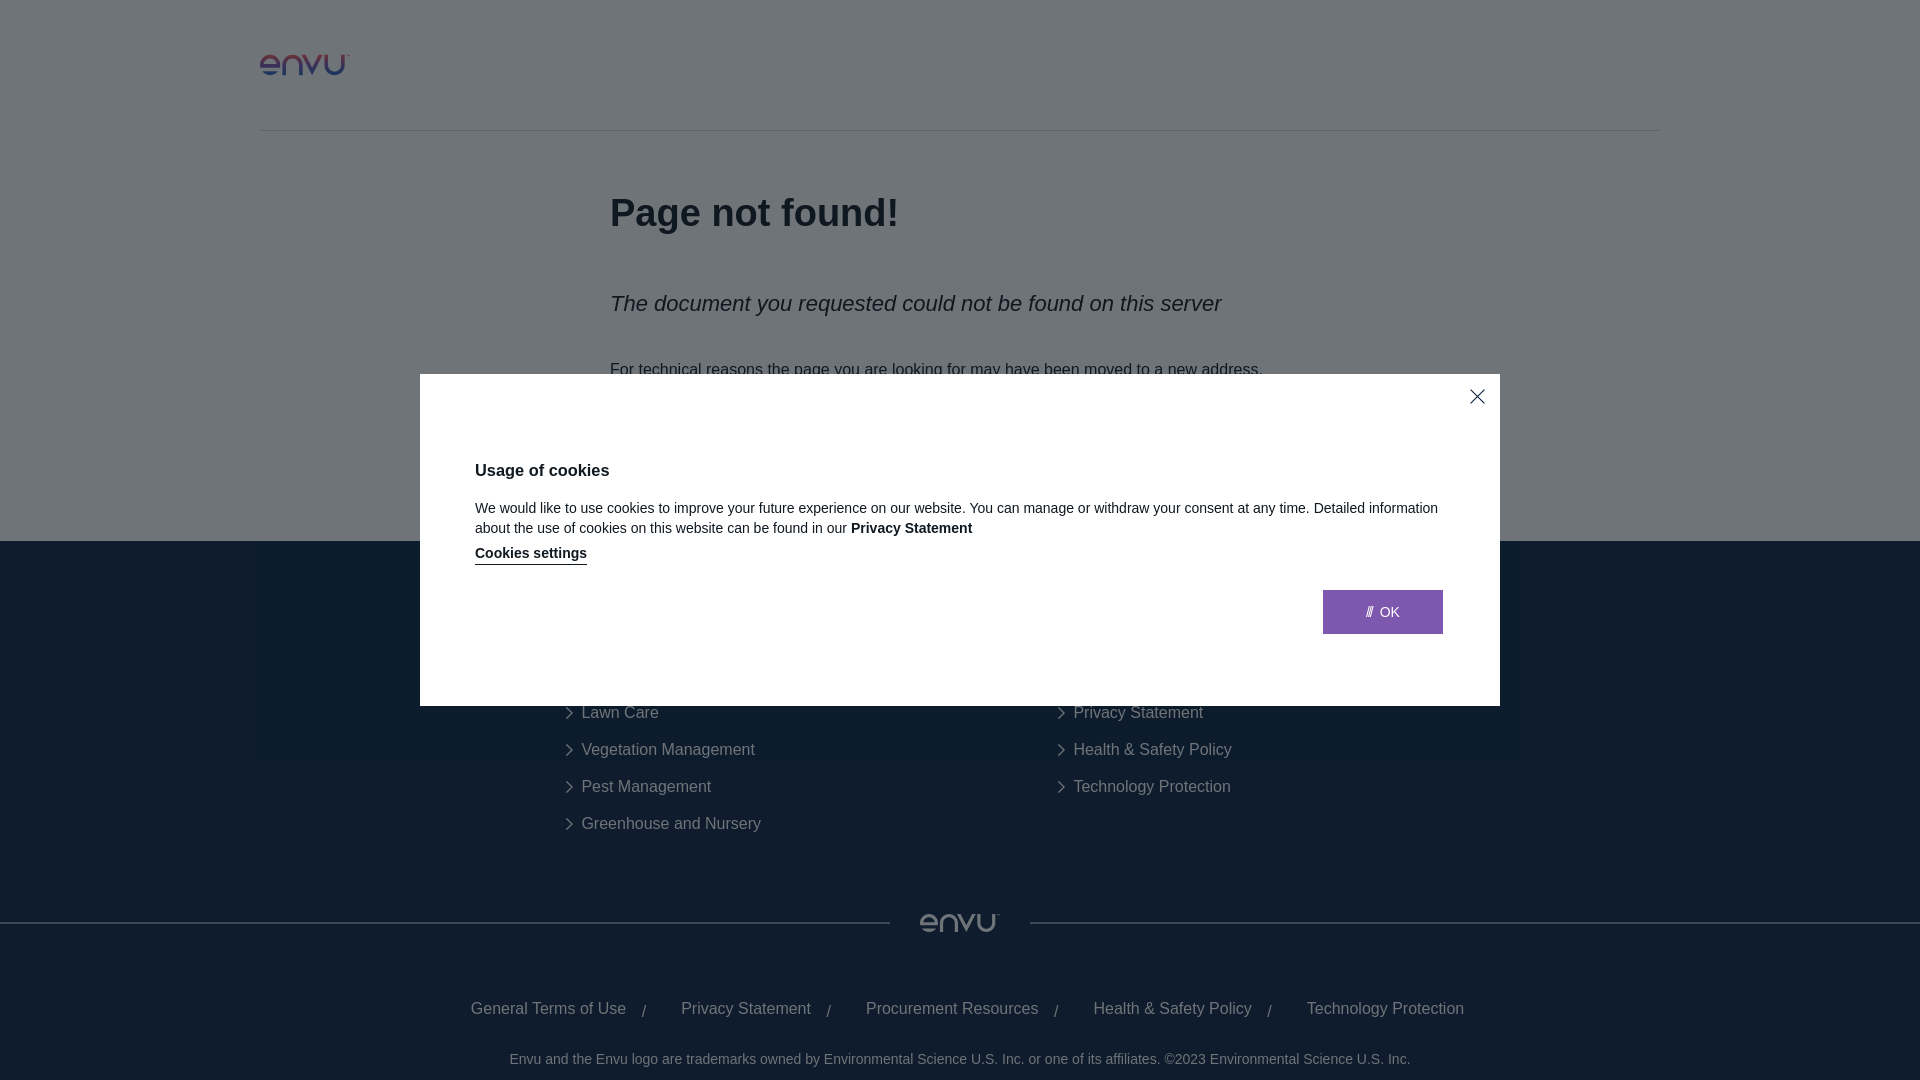  Describe the element at coordinates (565, 785) in the screenshot. I see `'Pest Management'` at that location.